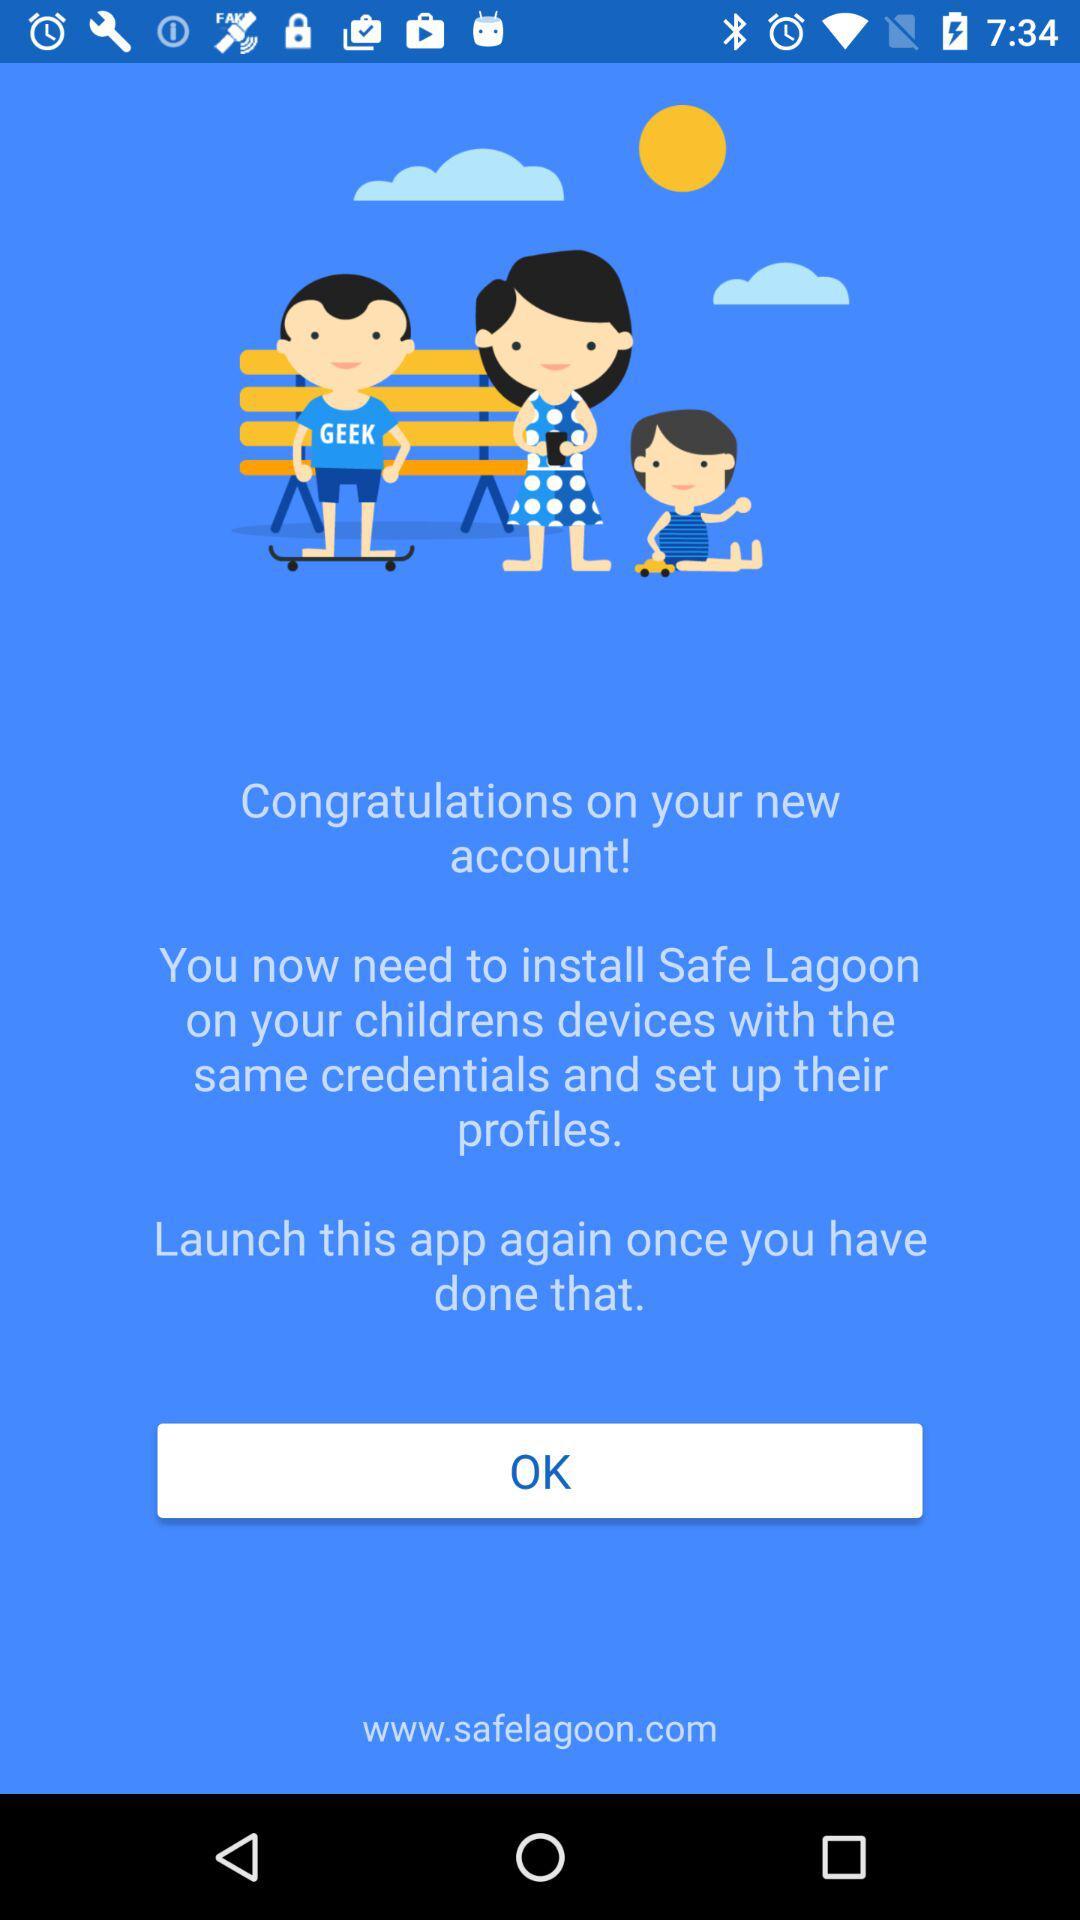 This screenshot has height=1920, width=1080. I want to click on the ok item, so click(540, 1470).